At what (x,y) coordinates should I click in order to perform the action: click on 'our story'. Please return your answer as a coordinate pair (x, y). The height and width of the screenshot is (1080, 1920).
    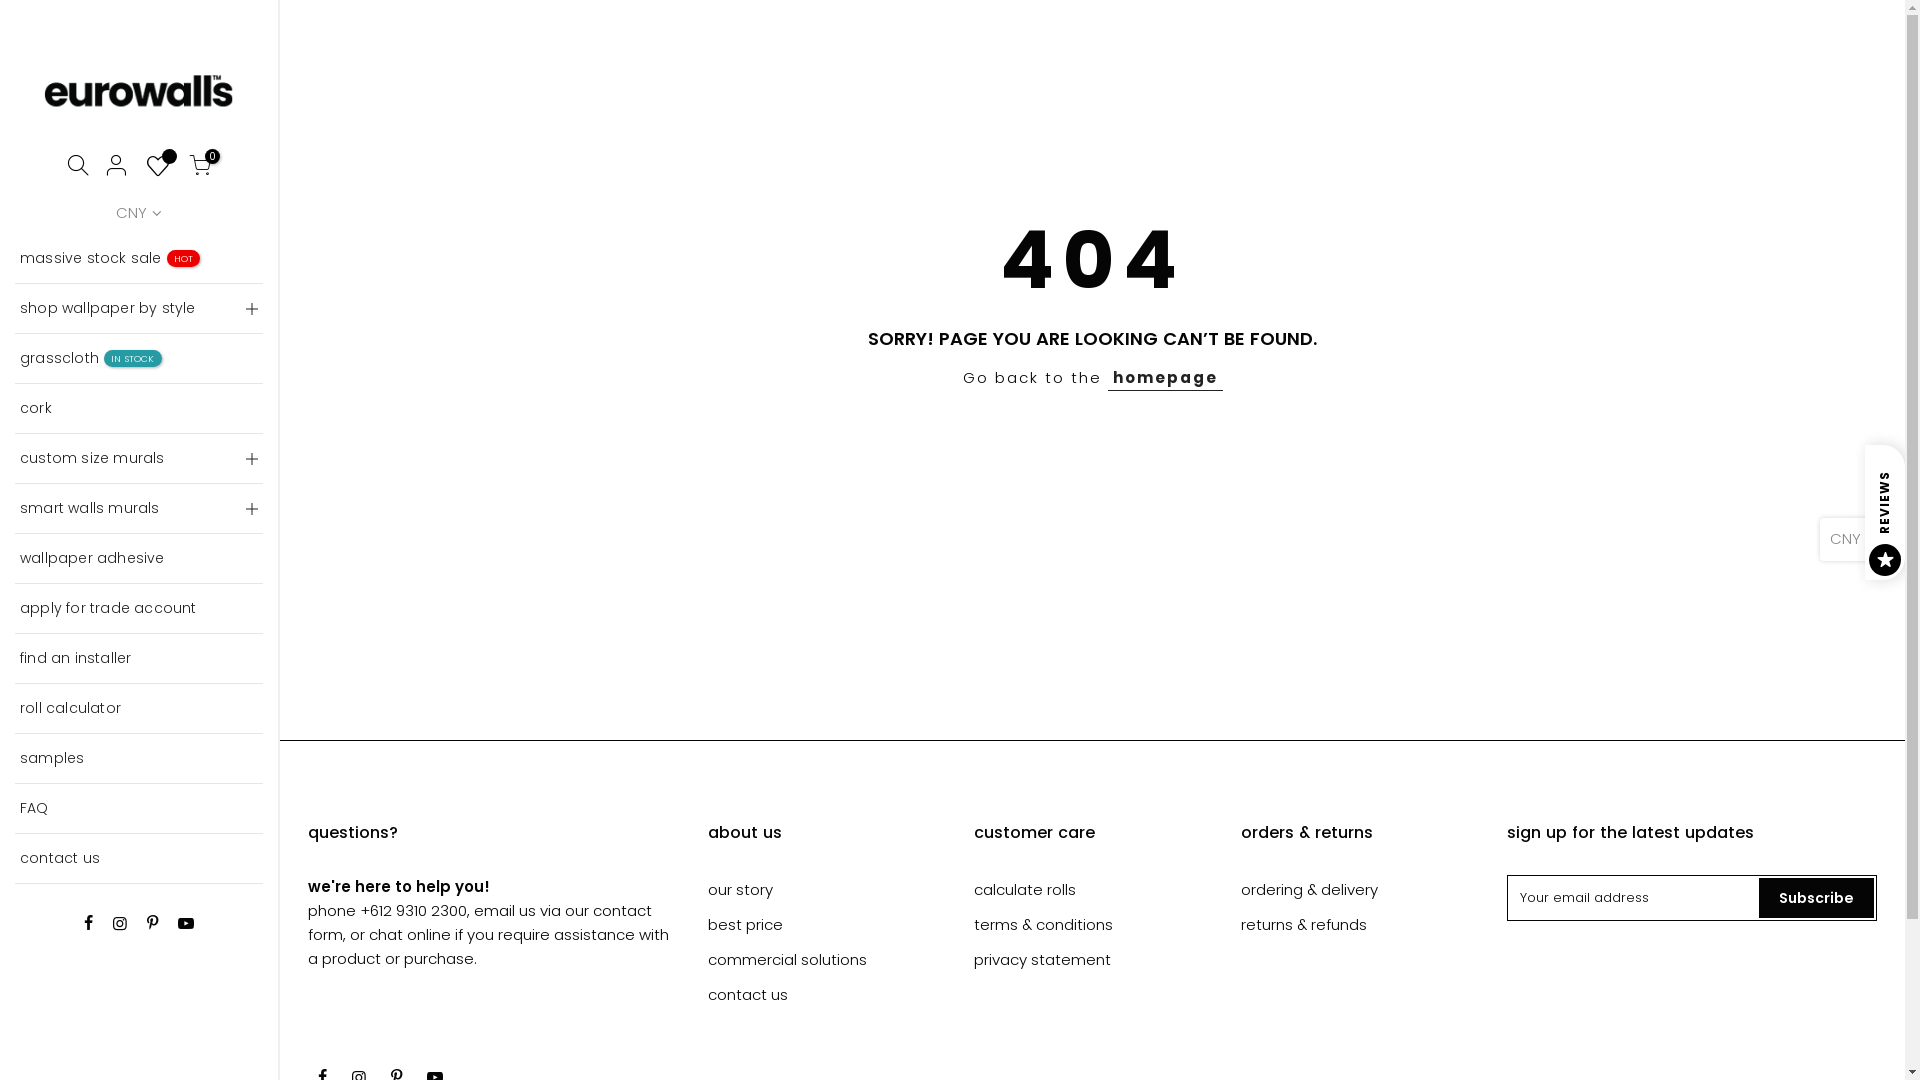
    Looking at the image, I should click on (739, 888).